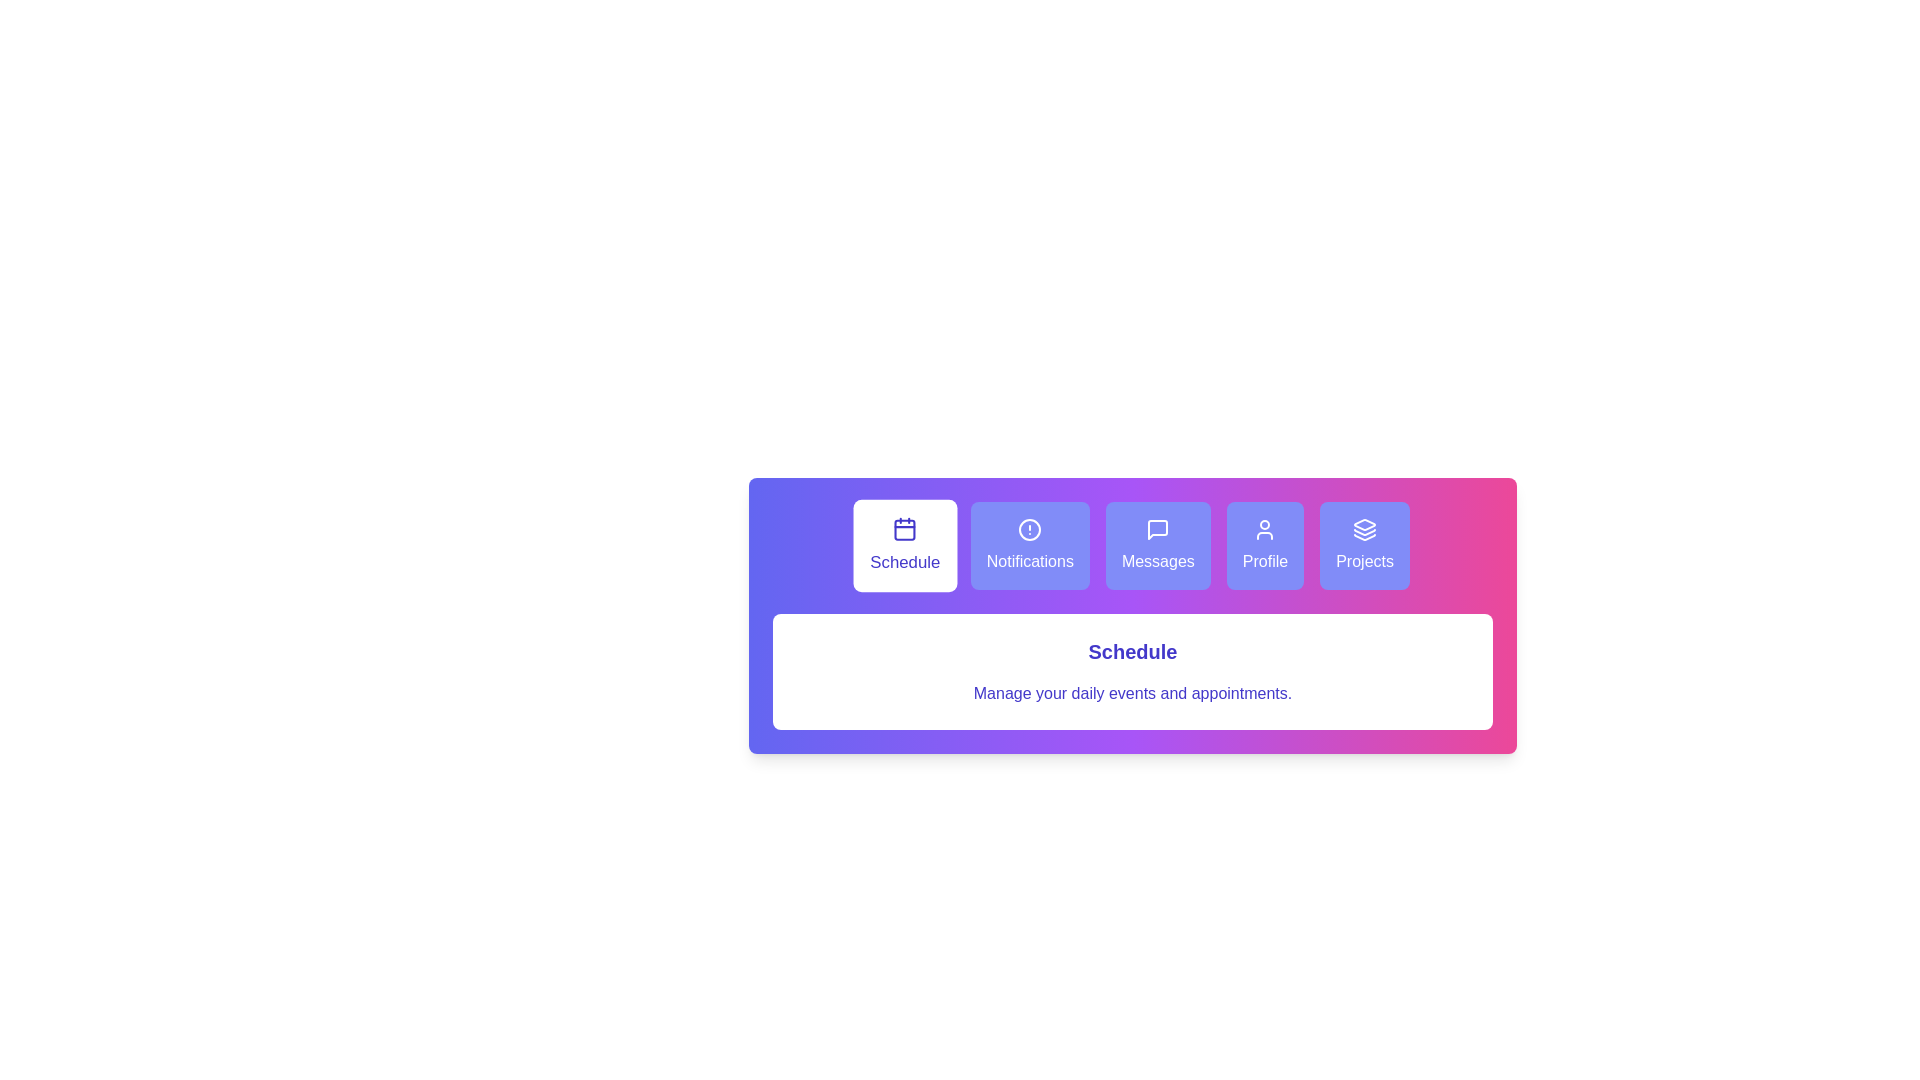 This screenshot has width=1920, height=1080. I want to click on the tab labeled Projects to view its details, so click(1363, 546).